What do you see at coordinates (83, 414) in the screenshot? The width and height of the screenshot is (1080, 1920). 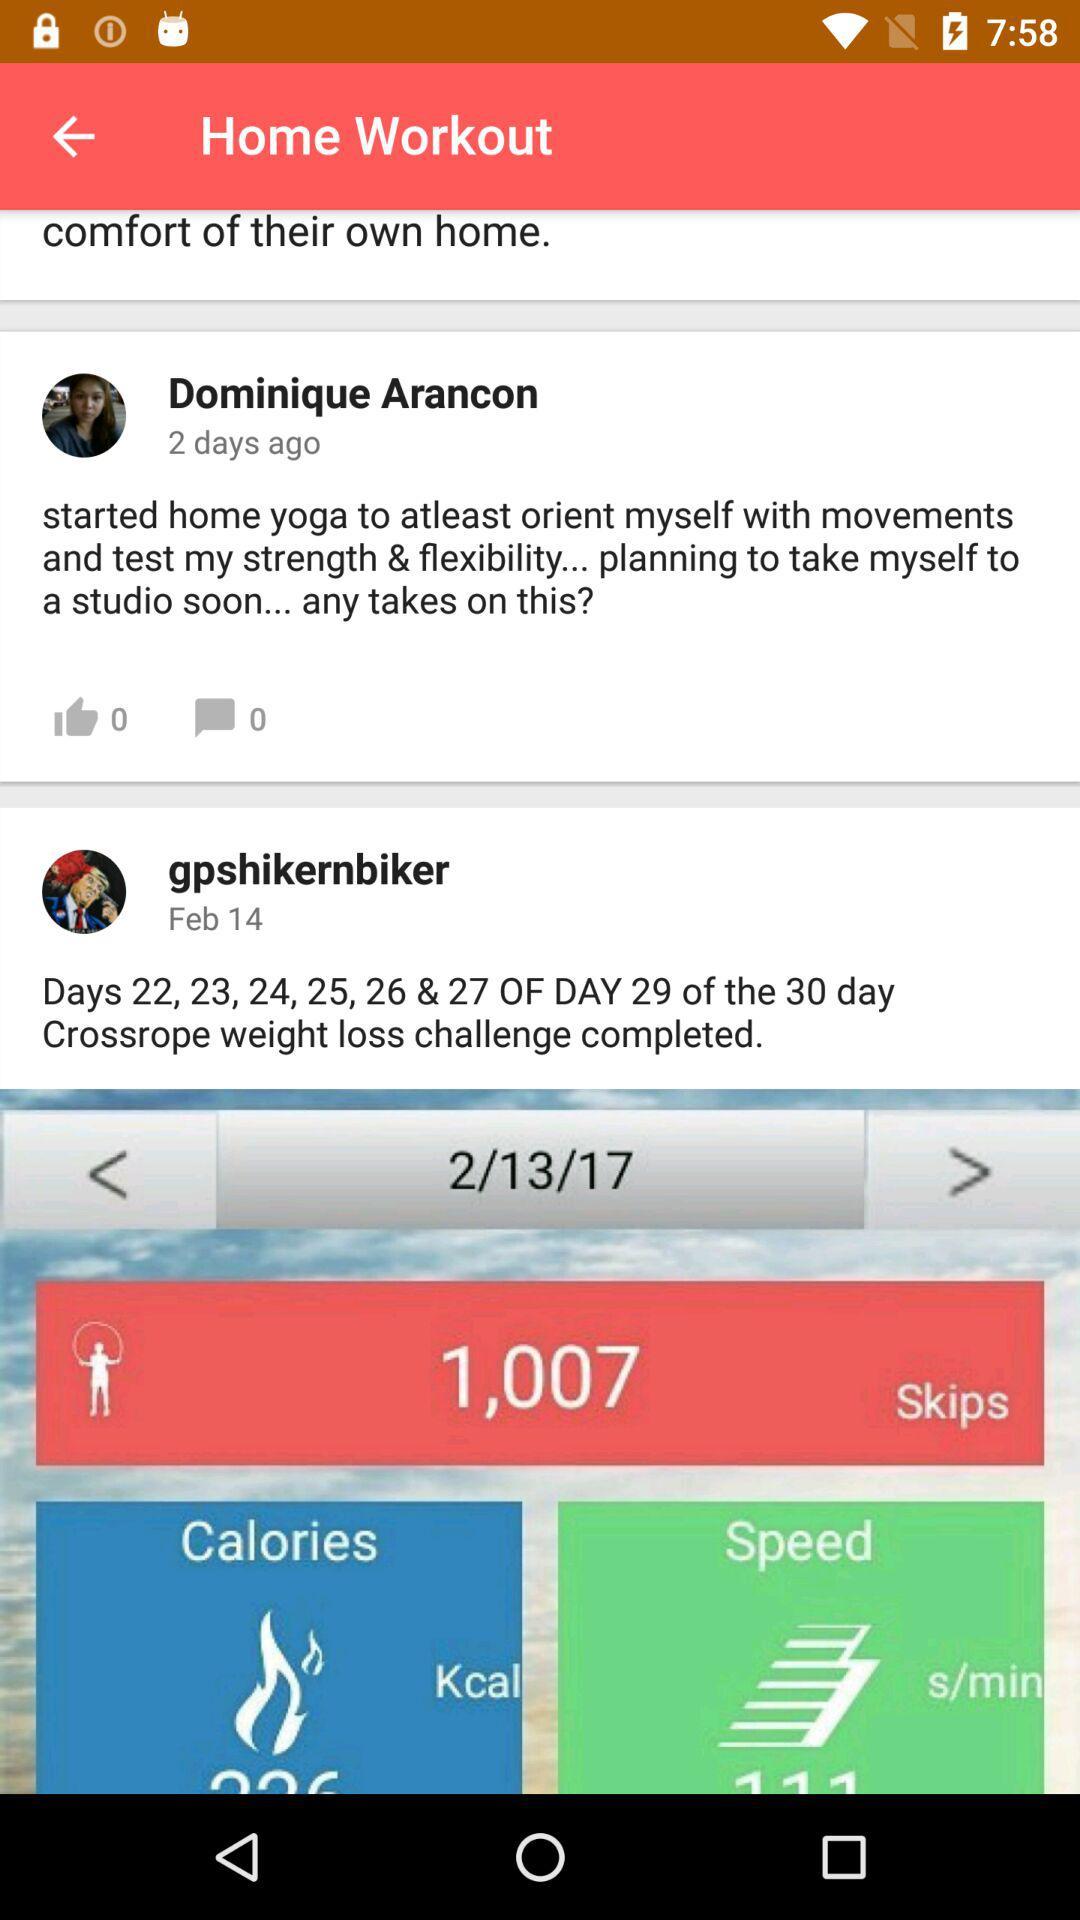 I see `profile picture` at bounding box center [83, 414].